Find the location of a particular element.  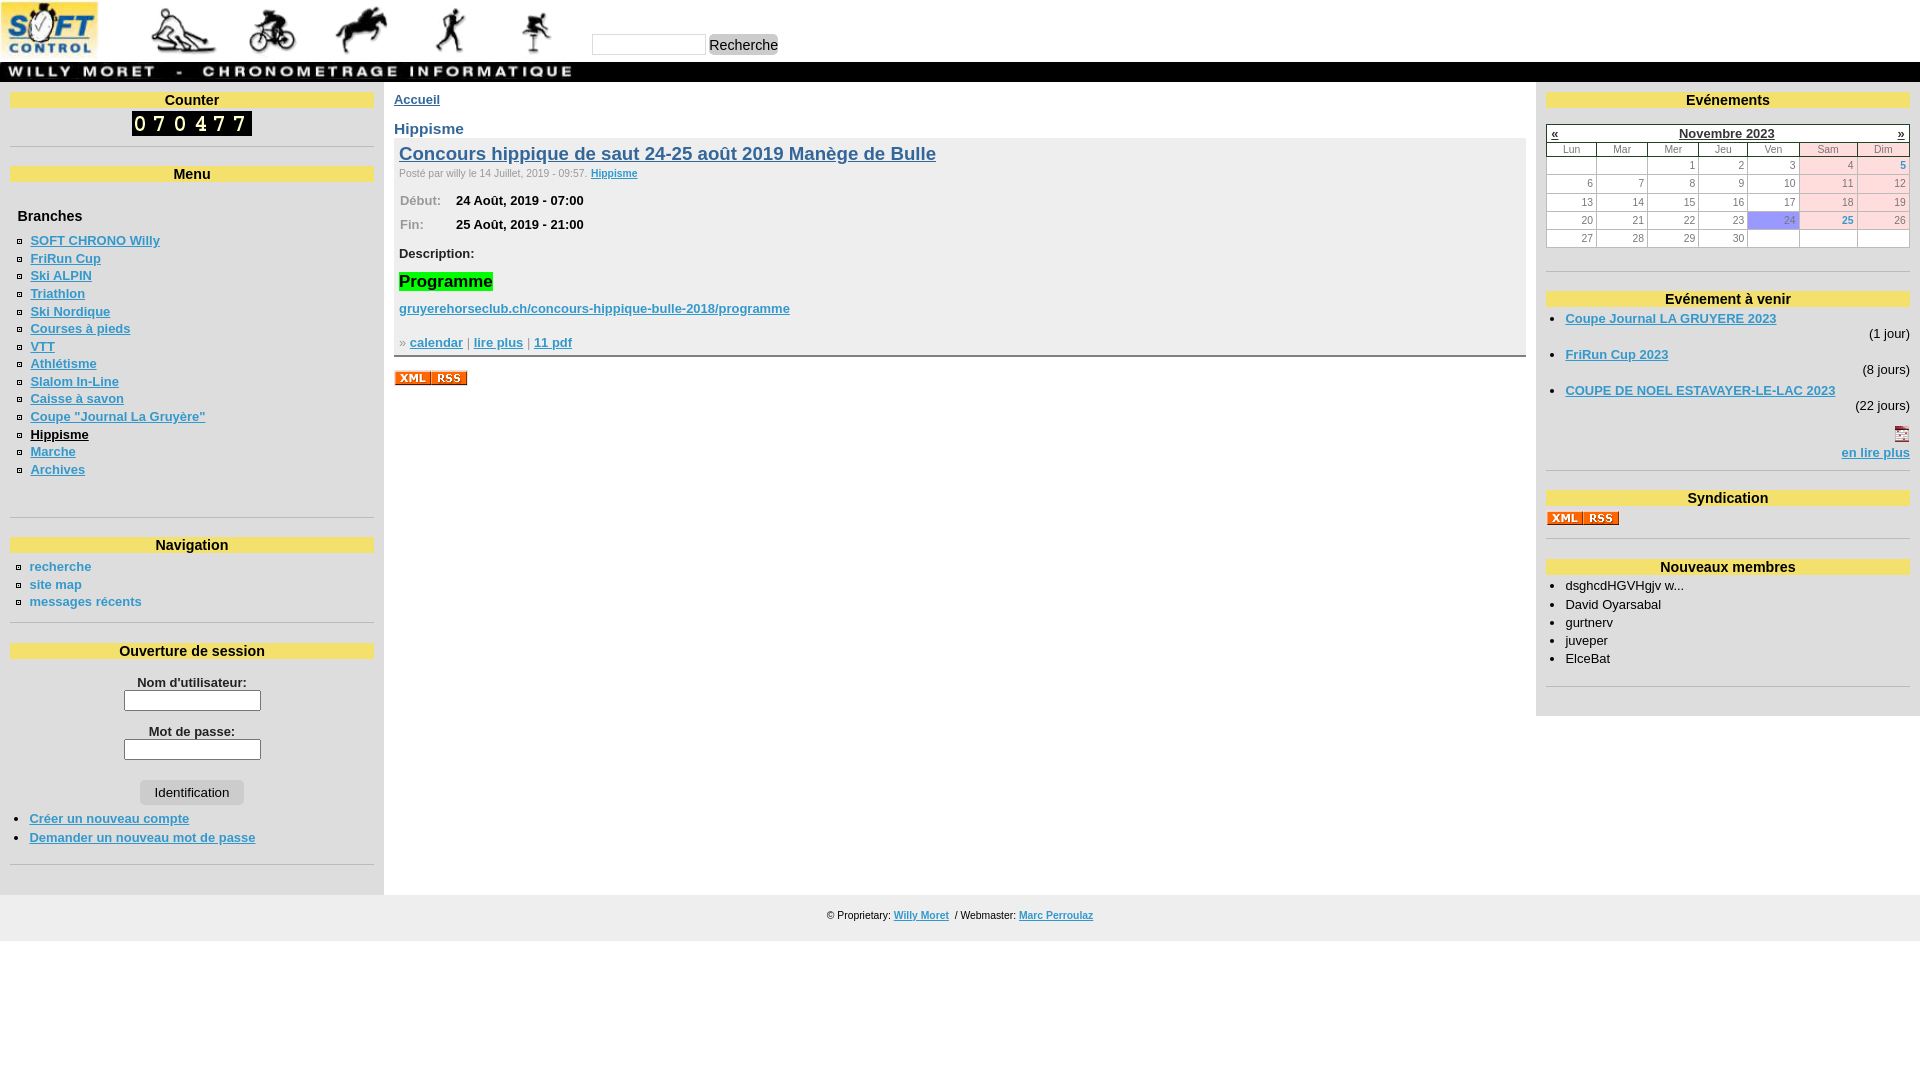

'recherche' is located at coordinates (59, 566).